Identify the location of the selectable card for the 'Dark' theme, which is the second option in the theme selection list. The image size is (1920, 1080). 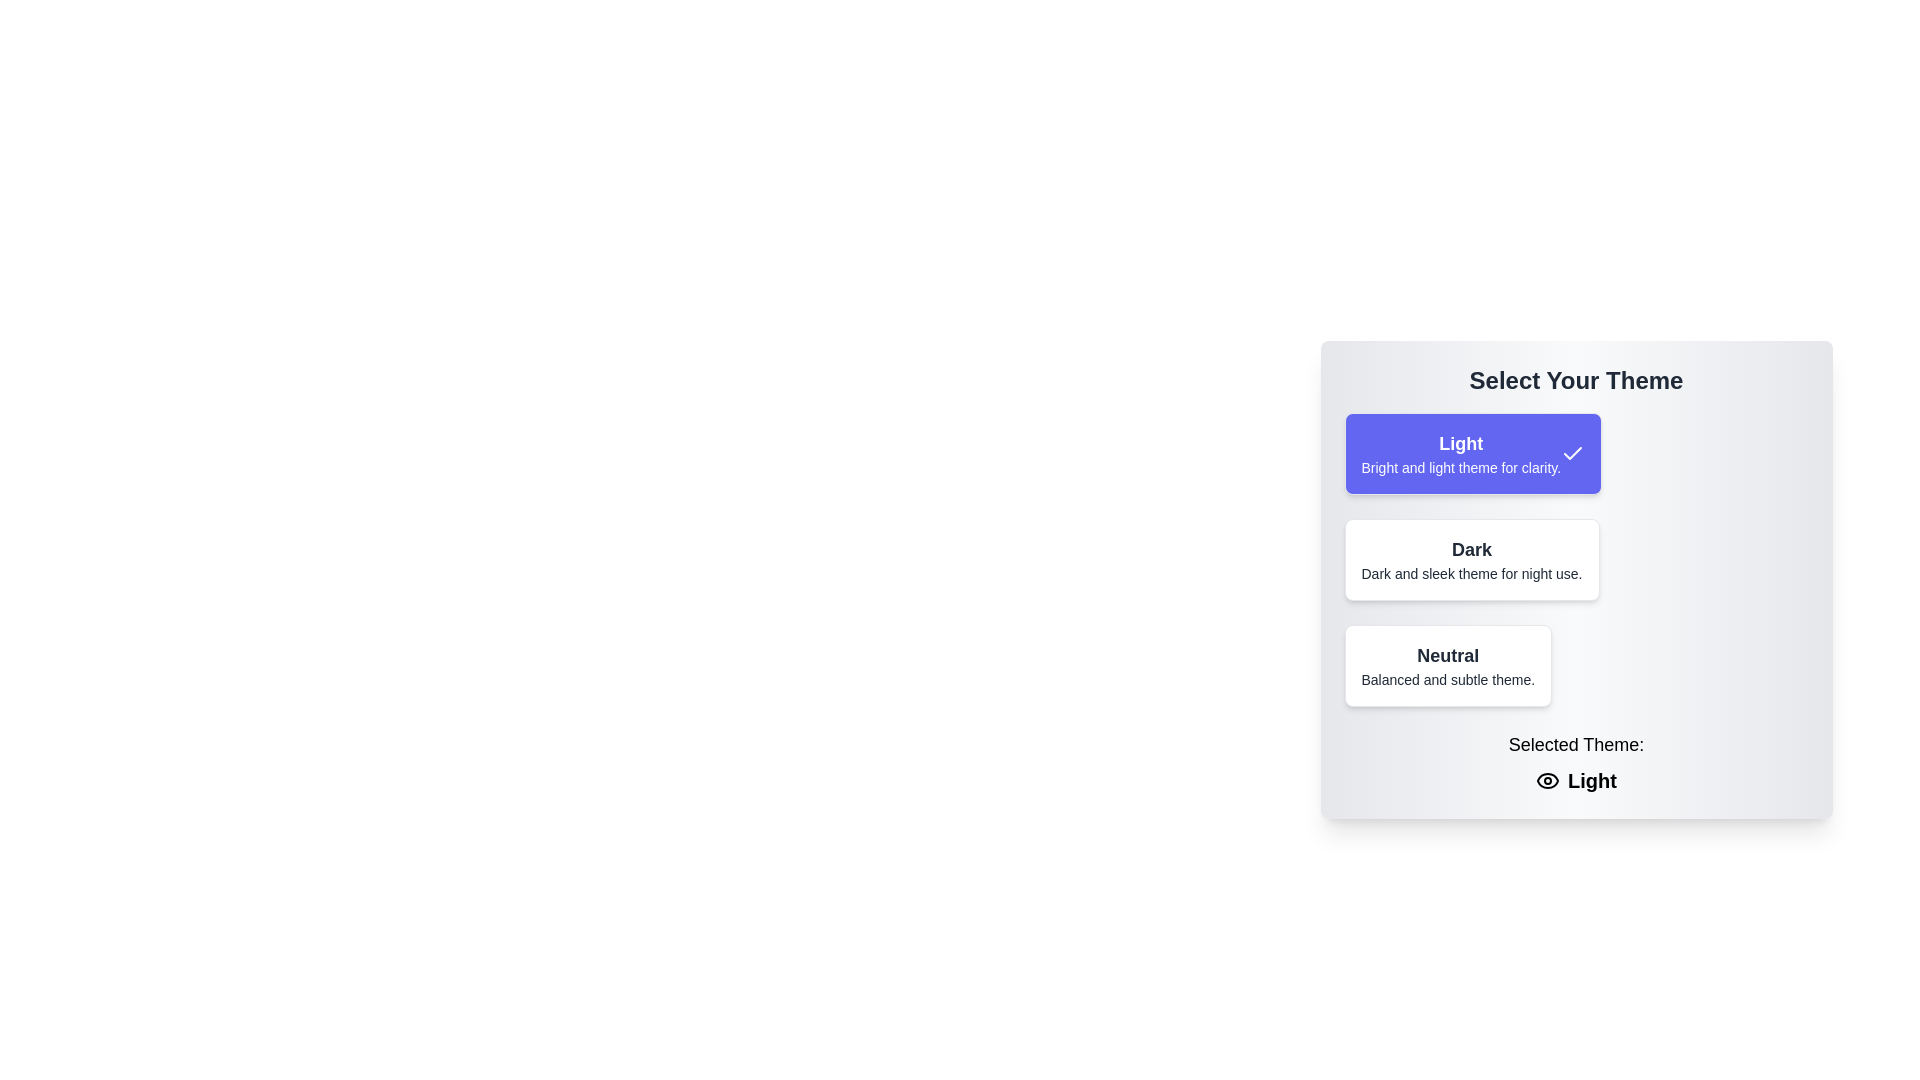
(1472, 559).